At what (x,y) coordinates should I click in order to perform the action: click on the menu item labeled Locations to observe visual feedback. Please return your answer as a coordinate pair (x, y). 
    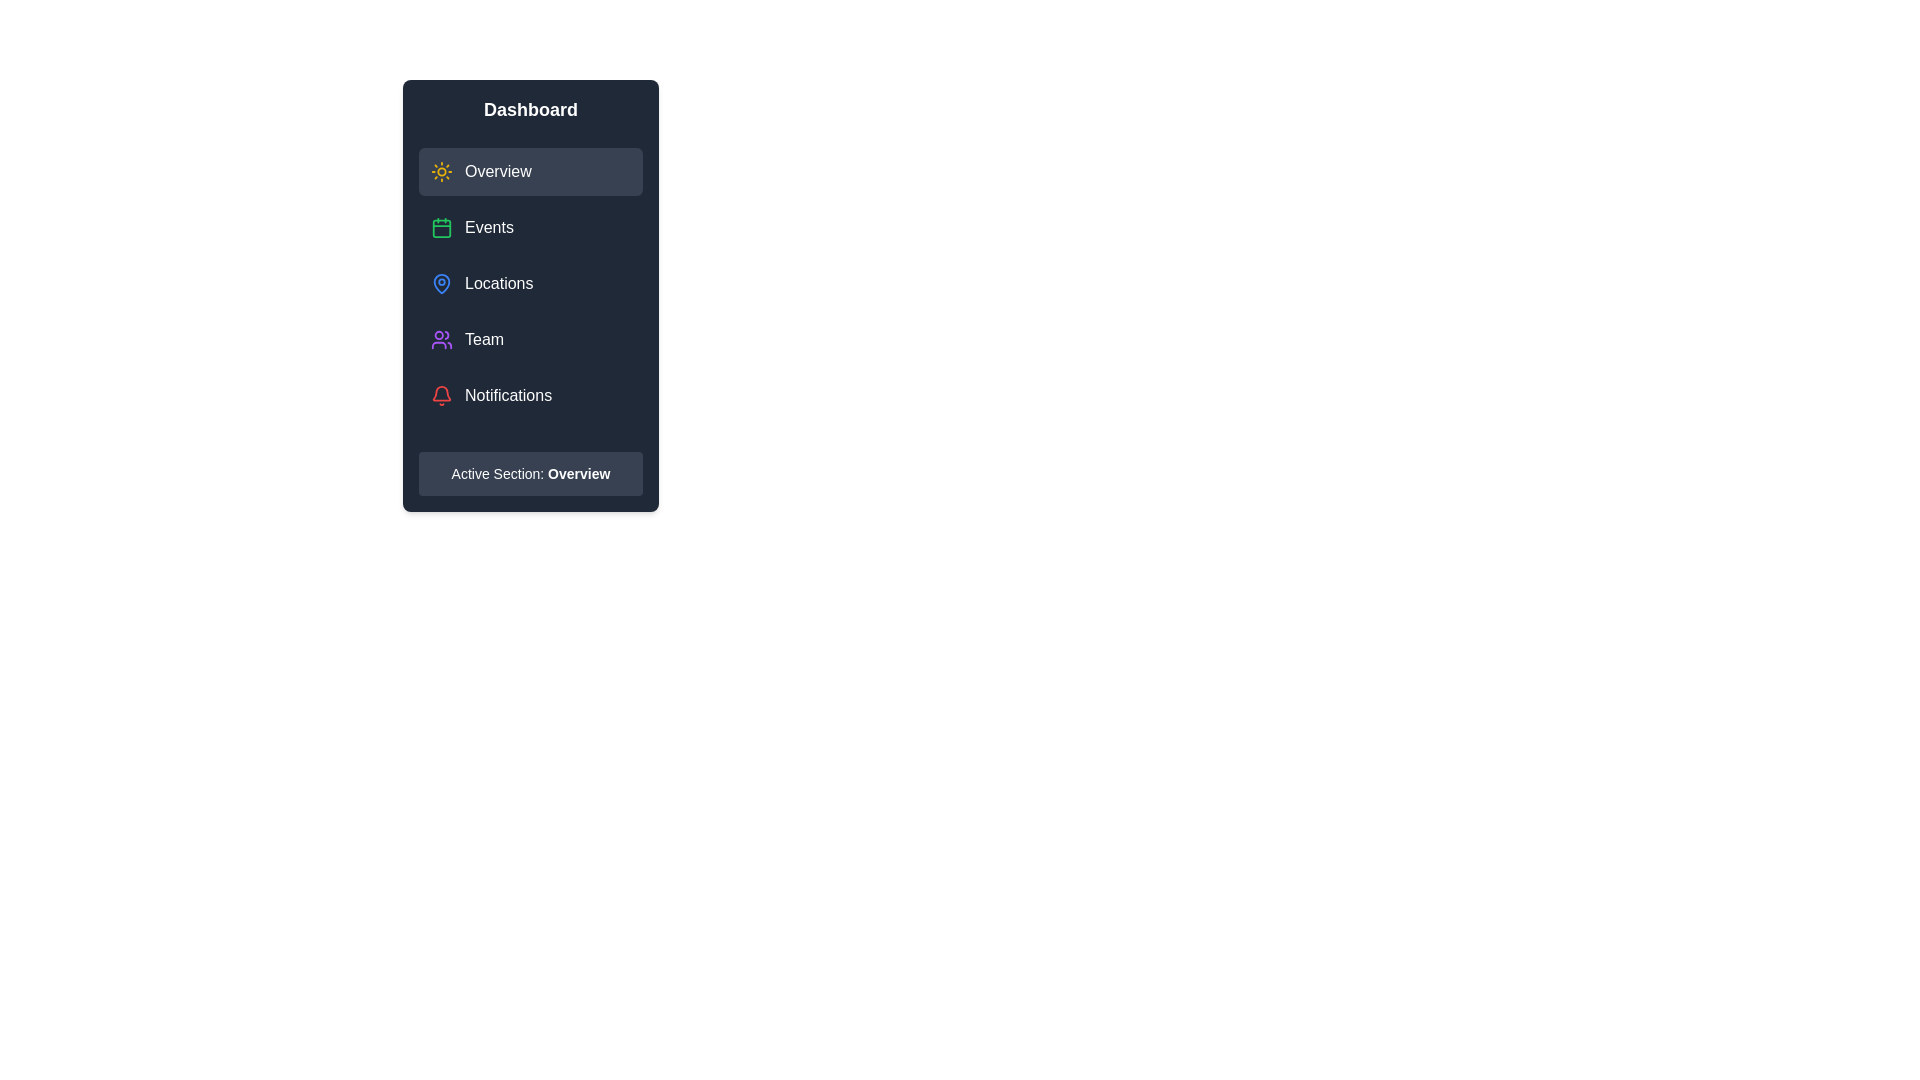
    Looking at the image, I should click on (531, 284).